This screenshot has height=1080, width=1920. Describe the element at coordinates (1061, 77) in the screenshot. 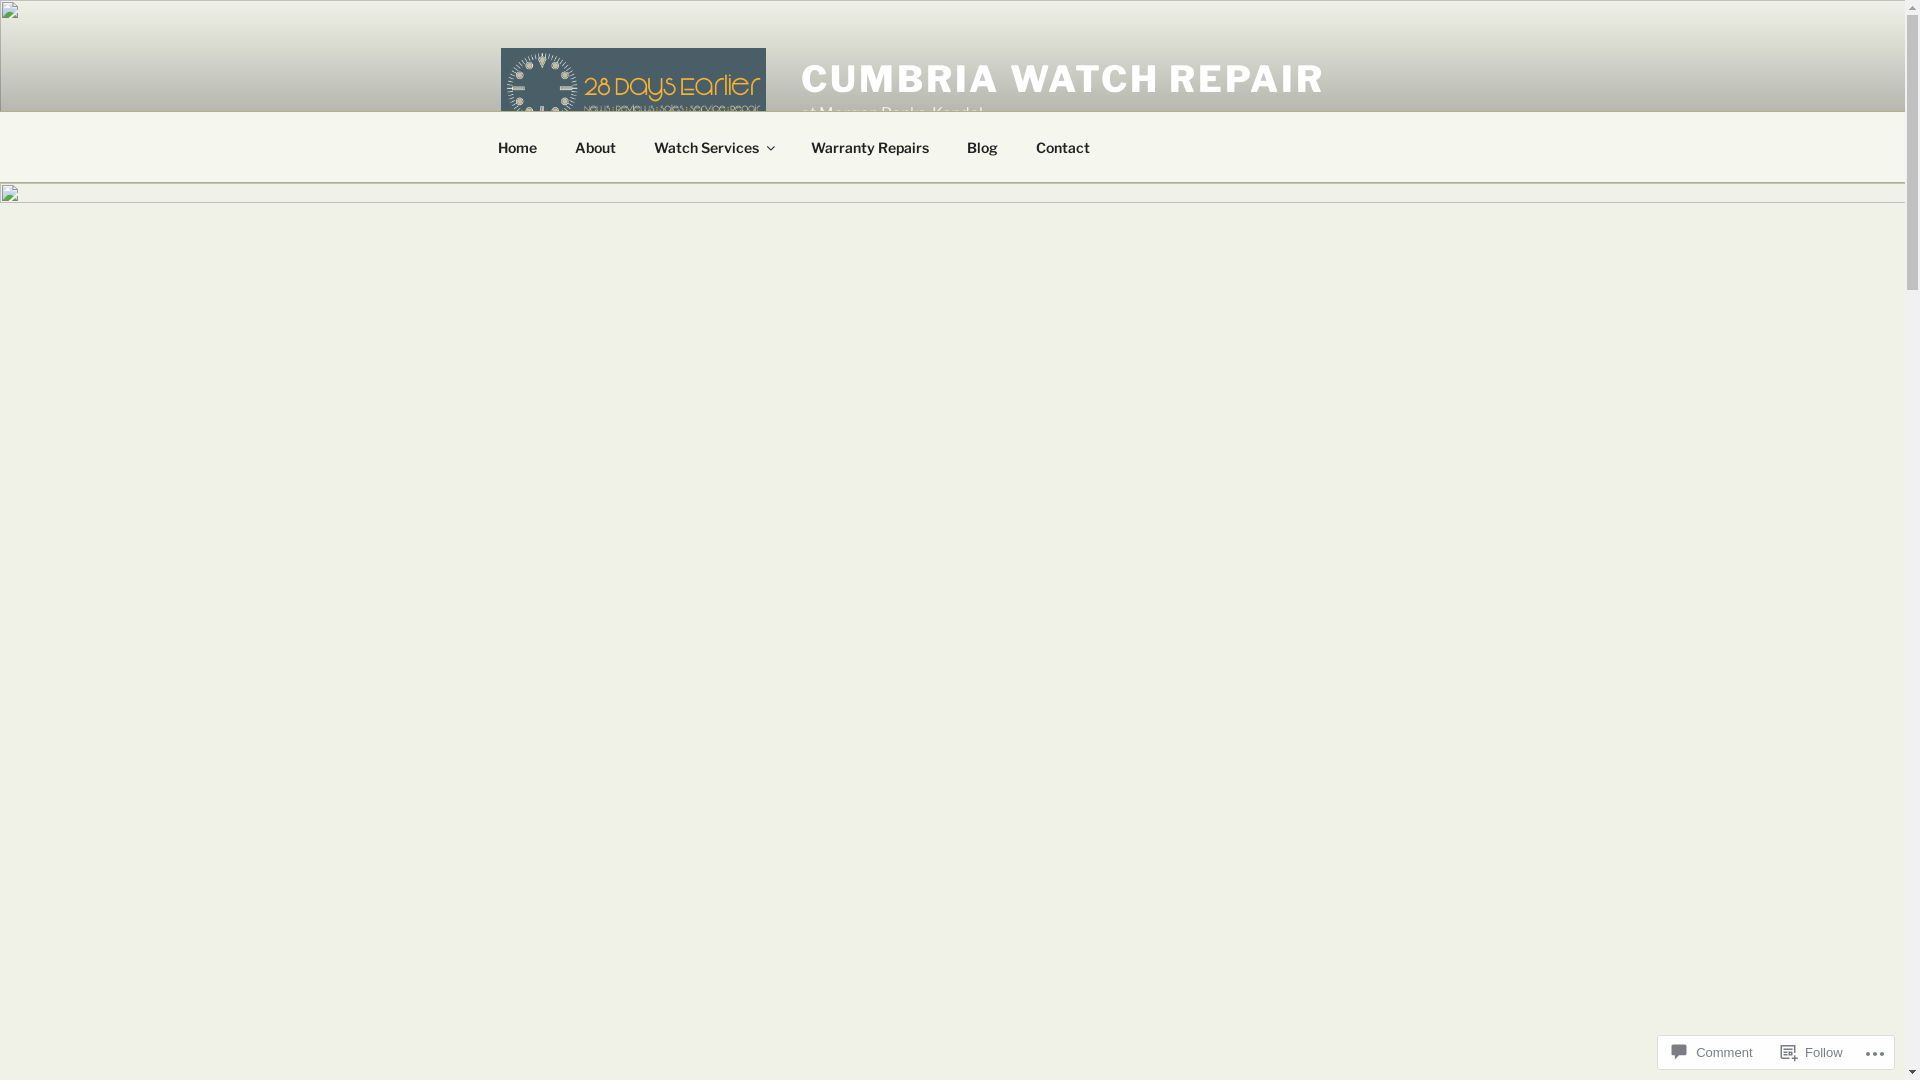

I see `'CUMBRIA WATCH REPAIR'` at that location.